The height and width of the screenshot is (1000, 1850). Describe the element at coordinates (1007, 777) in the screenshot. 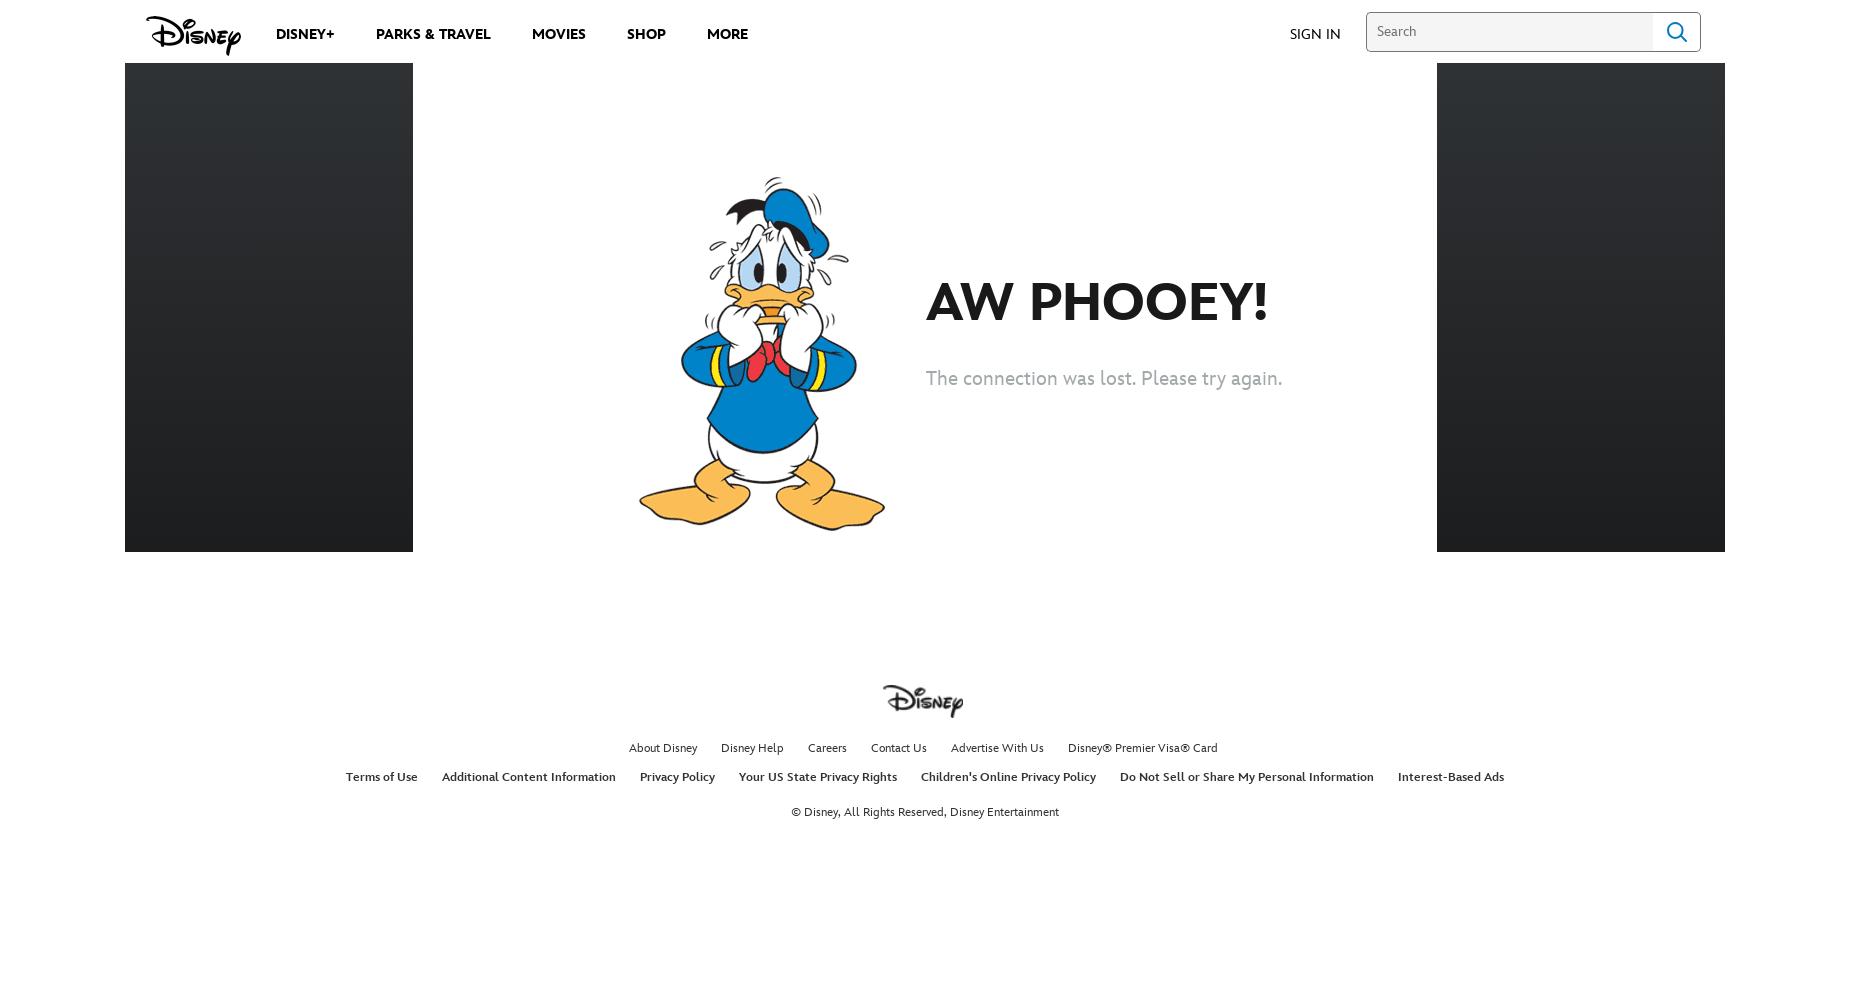

I see `'Children's Online Privacy Policy'` at that location.